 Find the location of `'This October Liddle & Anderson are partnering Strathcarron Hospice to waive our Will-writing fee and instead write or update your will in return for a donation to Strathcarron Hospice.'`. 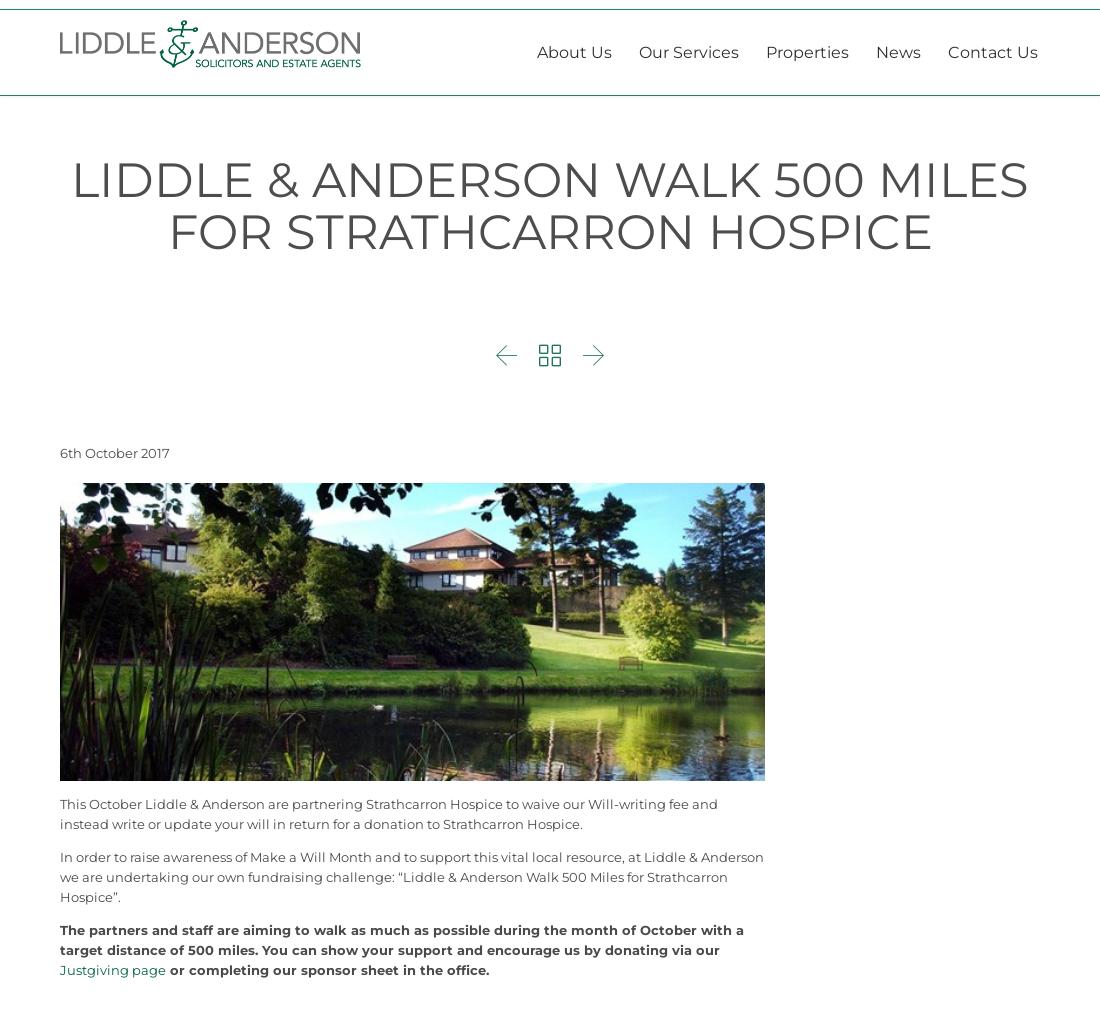

'This October Liddle & Anderson are partnering Strathcarron Hospice to waive our Will-writing fee and instead write or update your will in return for a donation to Strathcarron Hospice.' is located at coordinates (388, 861).